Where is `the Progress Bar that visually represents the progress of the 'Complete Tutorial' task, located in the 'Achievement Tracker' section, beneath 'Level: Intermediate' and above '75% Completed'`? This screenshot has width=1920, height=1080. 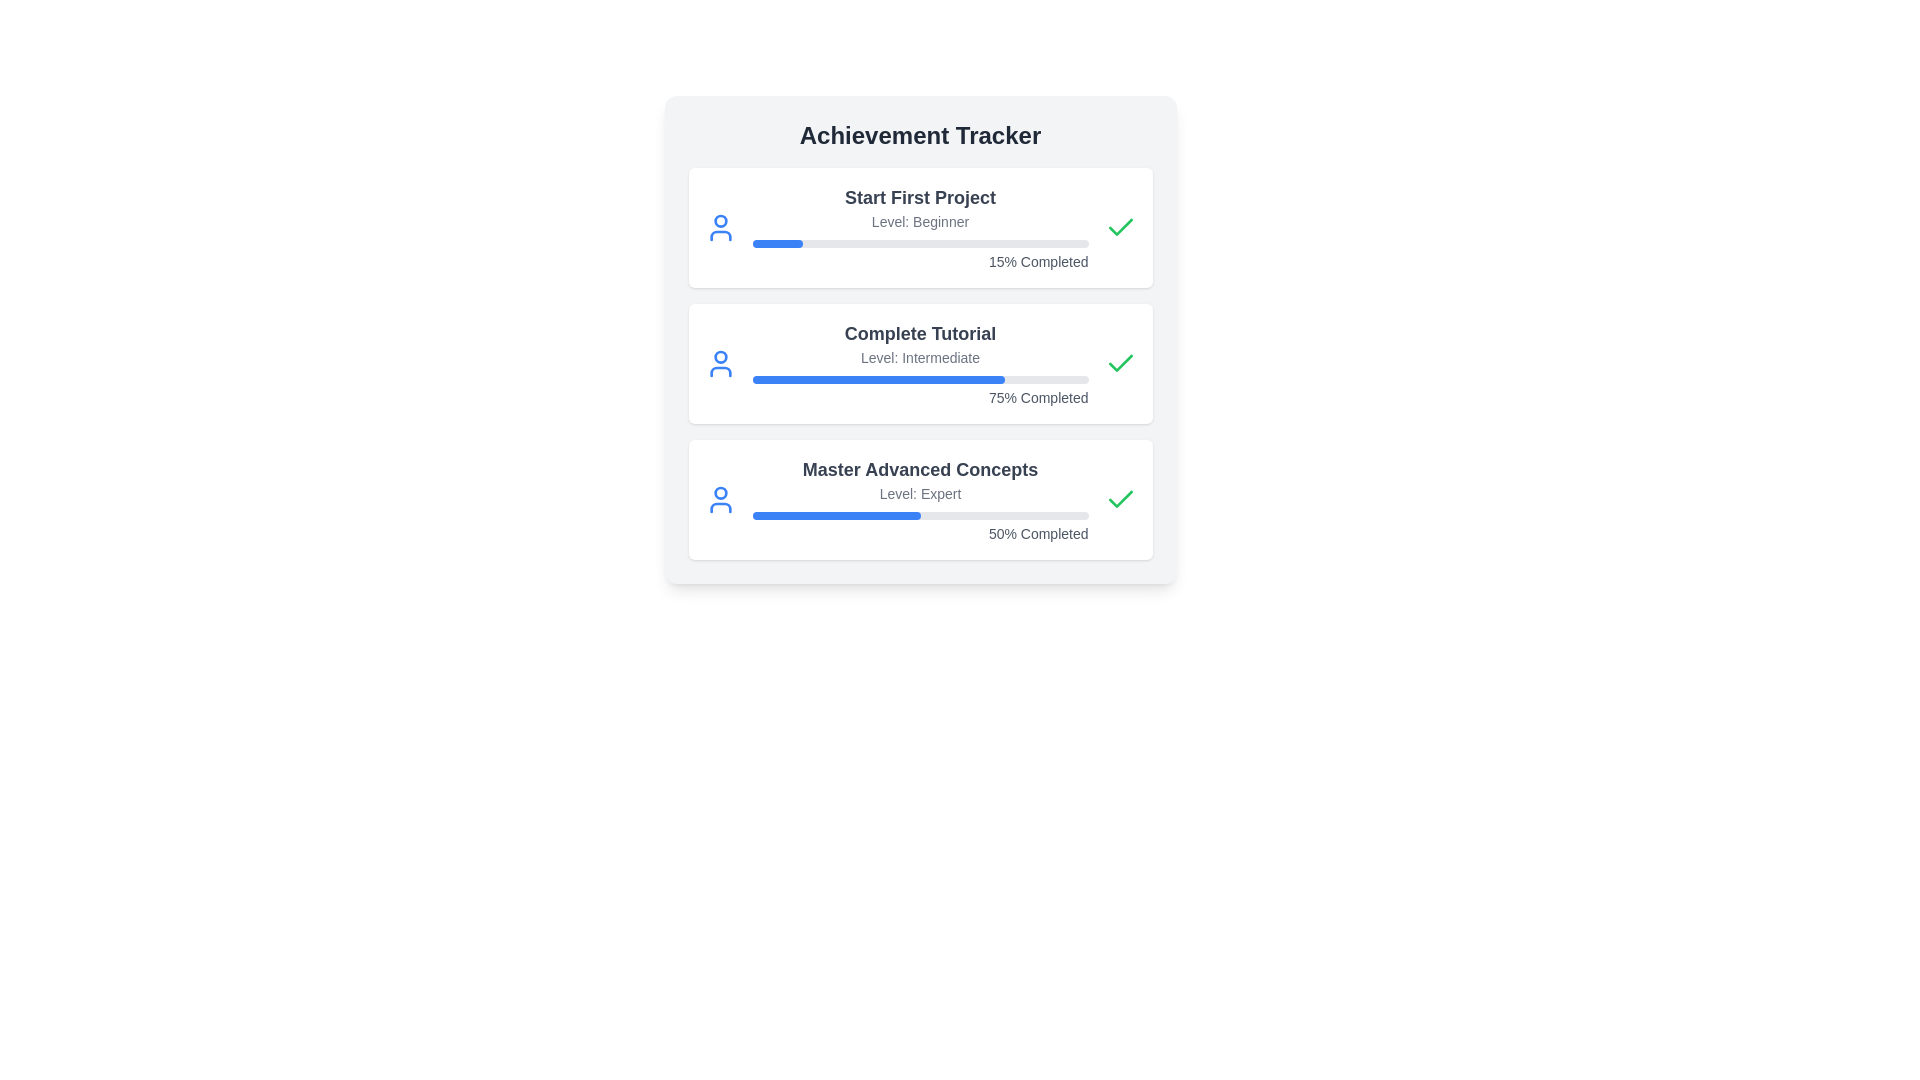
the Progress Bar that visually represents the progress of the 'Complete Tutorial' task, located in the 'Achievement Tracker' section, beneath 'Level: Intermediate' and above '75% Completed' is located at coordinates (919, 380).